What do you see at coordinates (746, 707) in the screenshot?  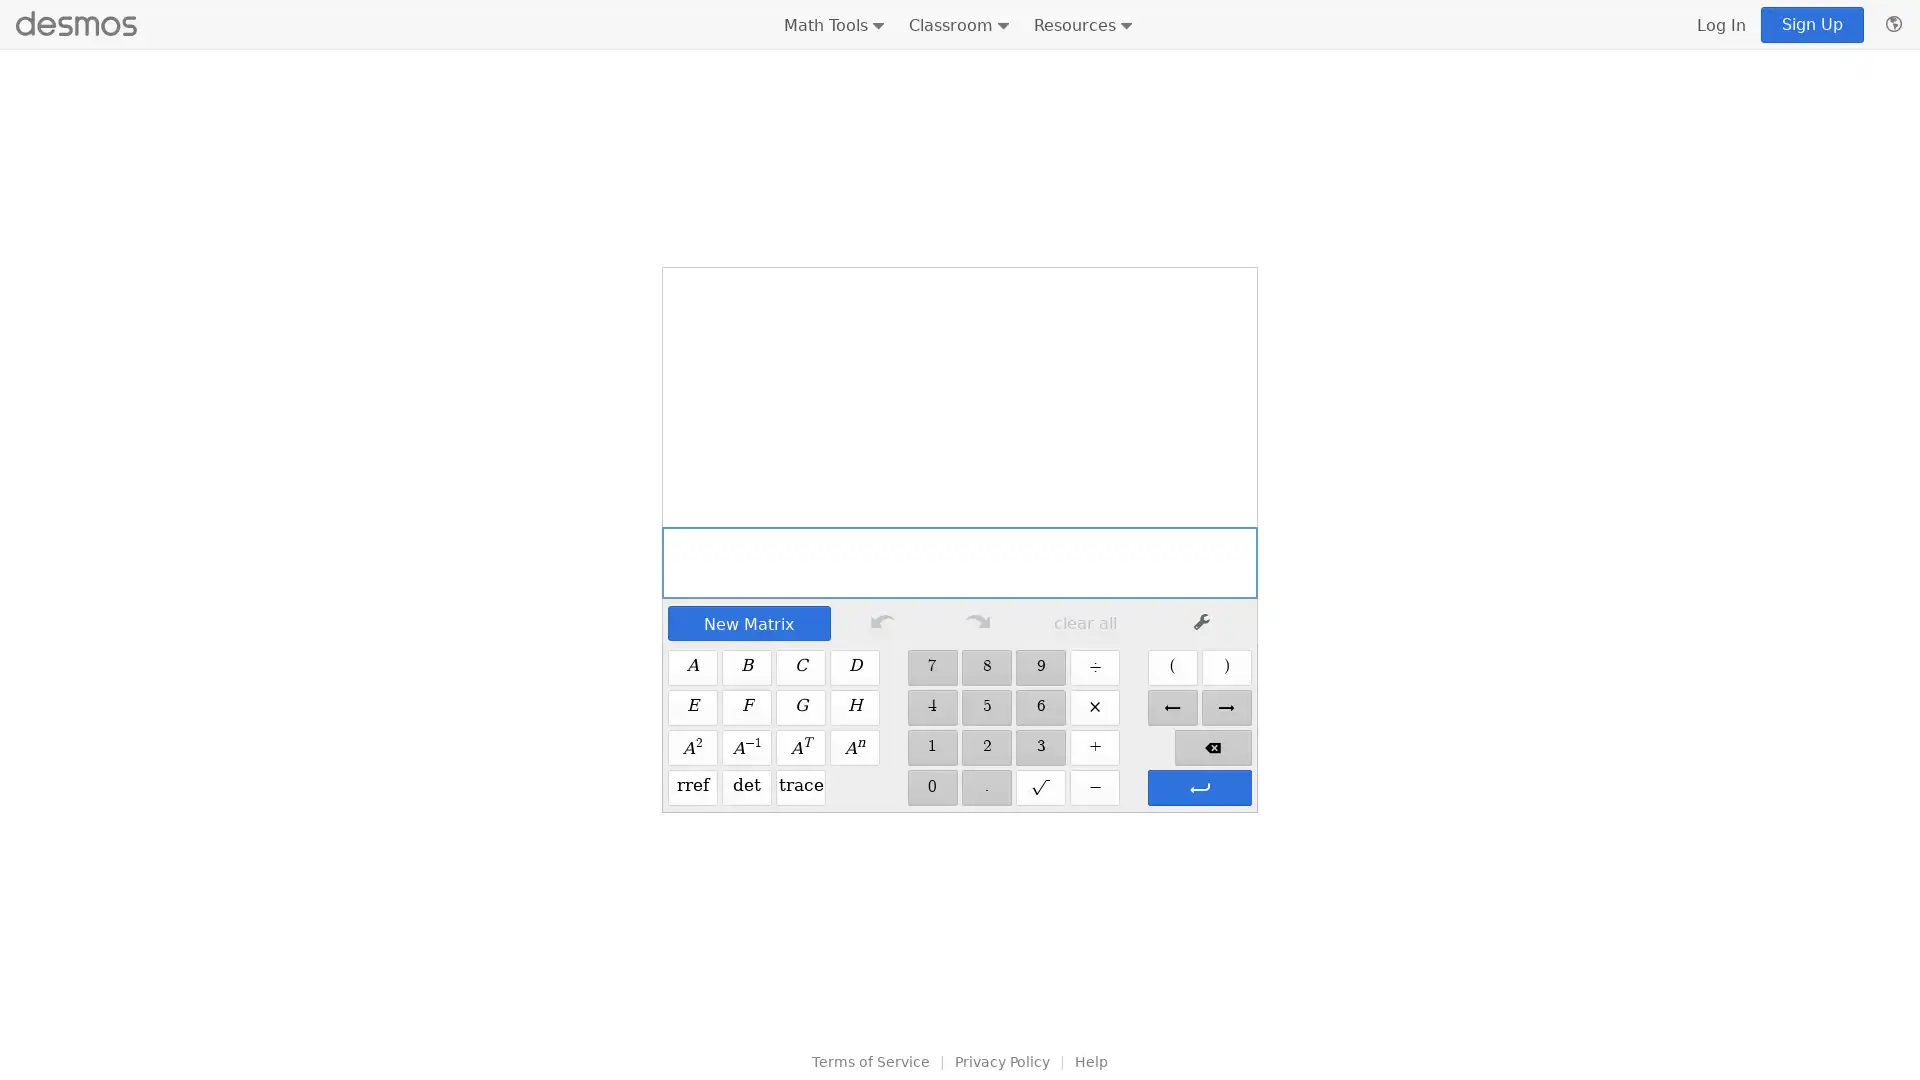 I see `F` at bounding box center [746, 707].